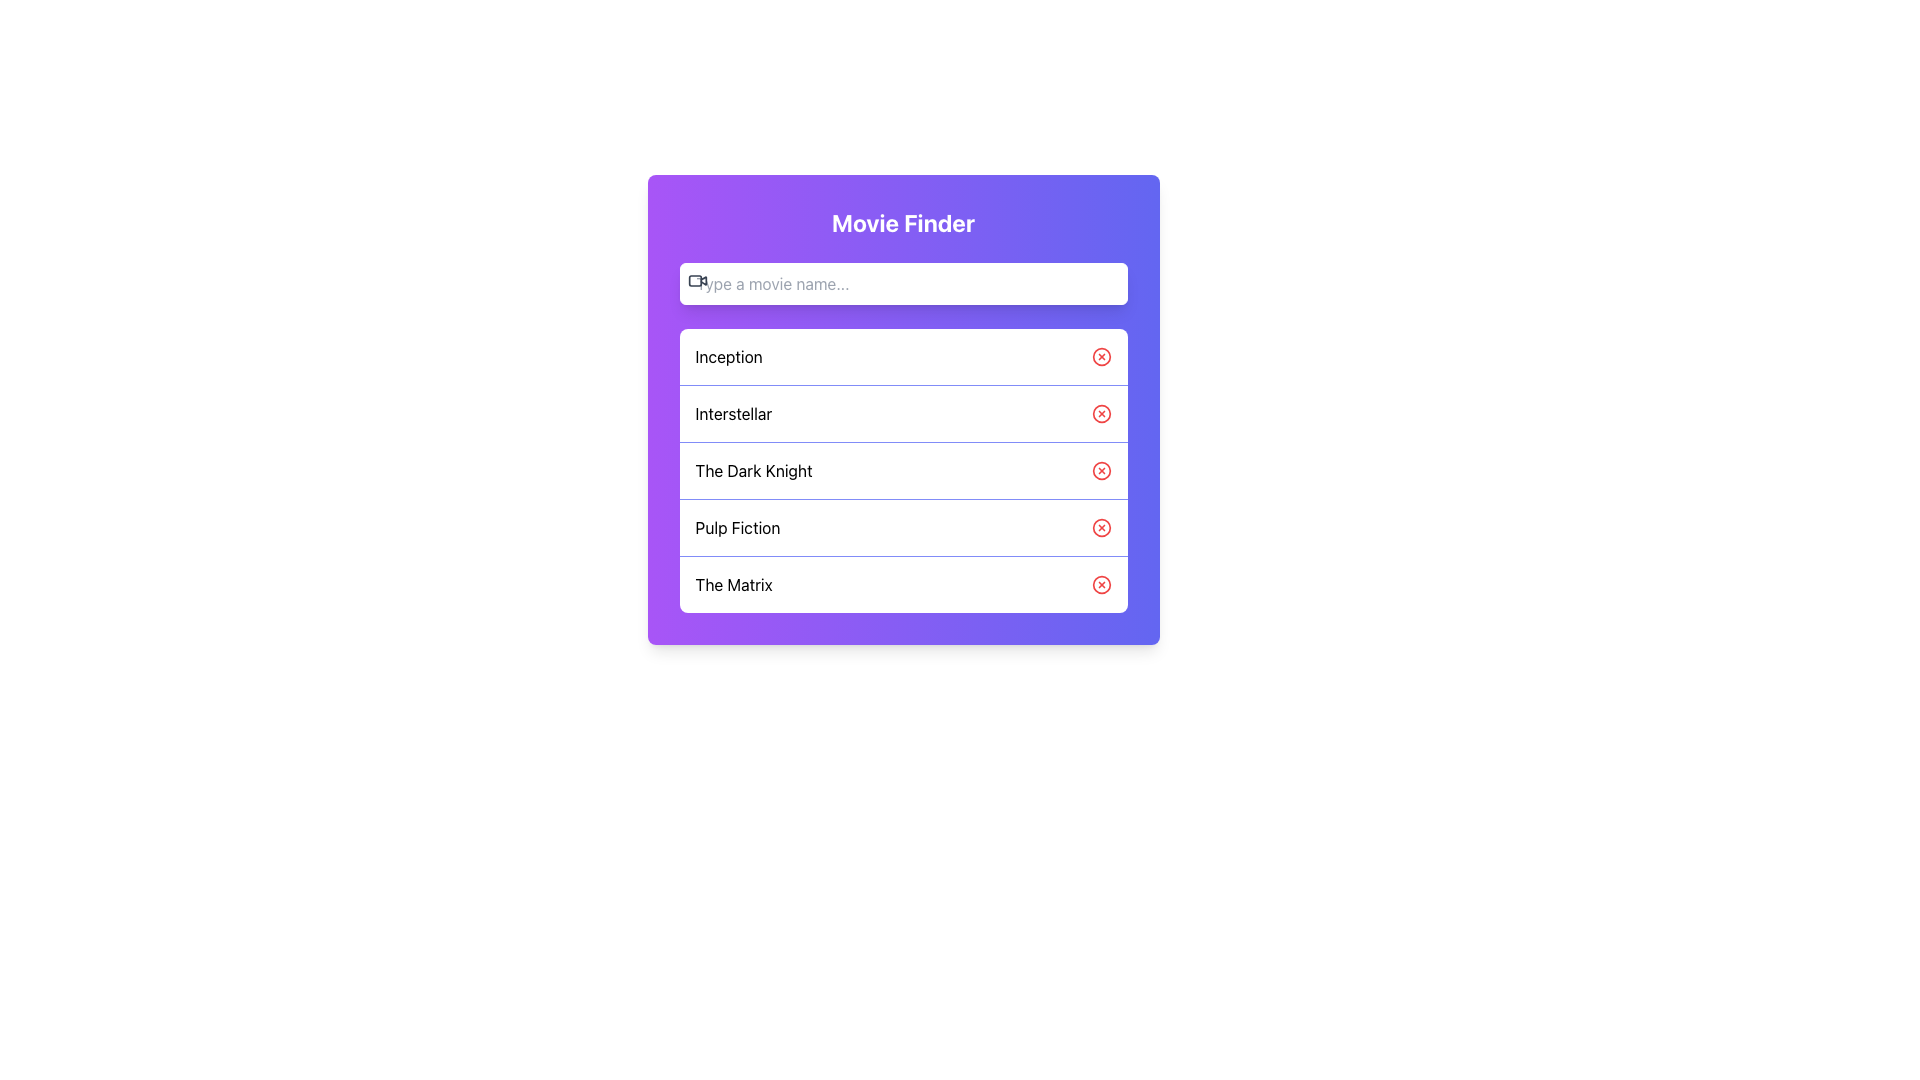 The image size is (1920, 1080). I want to click on the List Item displaying the movie title 'Interstellar', so click(902, 408).